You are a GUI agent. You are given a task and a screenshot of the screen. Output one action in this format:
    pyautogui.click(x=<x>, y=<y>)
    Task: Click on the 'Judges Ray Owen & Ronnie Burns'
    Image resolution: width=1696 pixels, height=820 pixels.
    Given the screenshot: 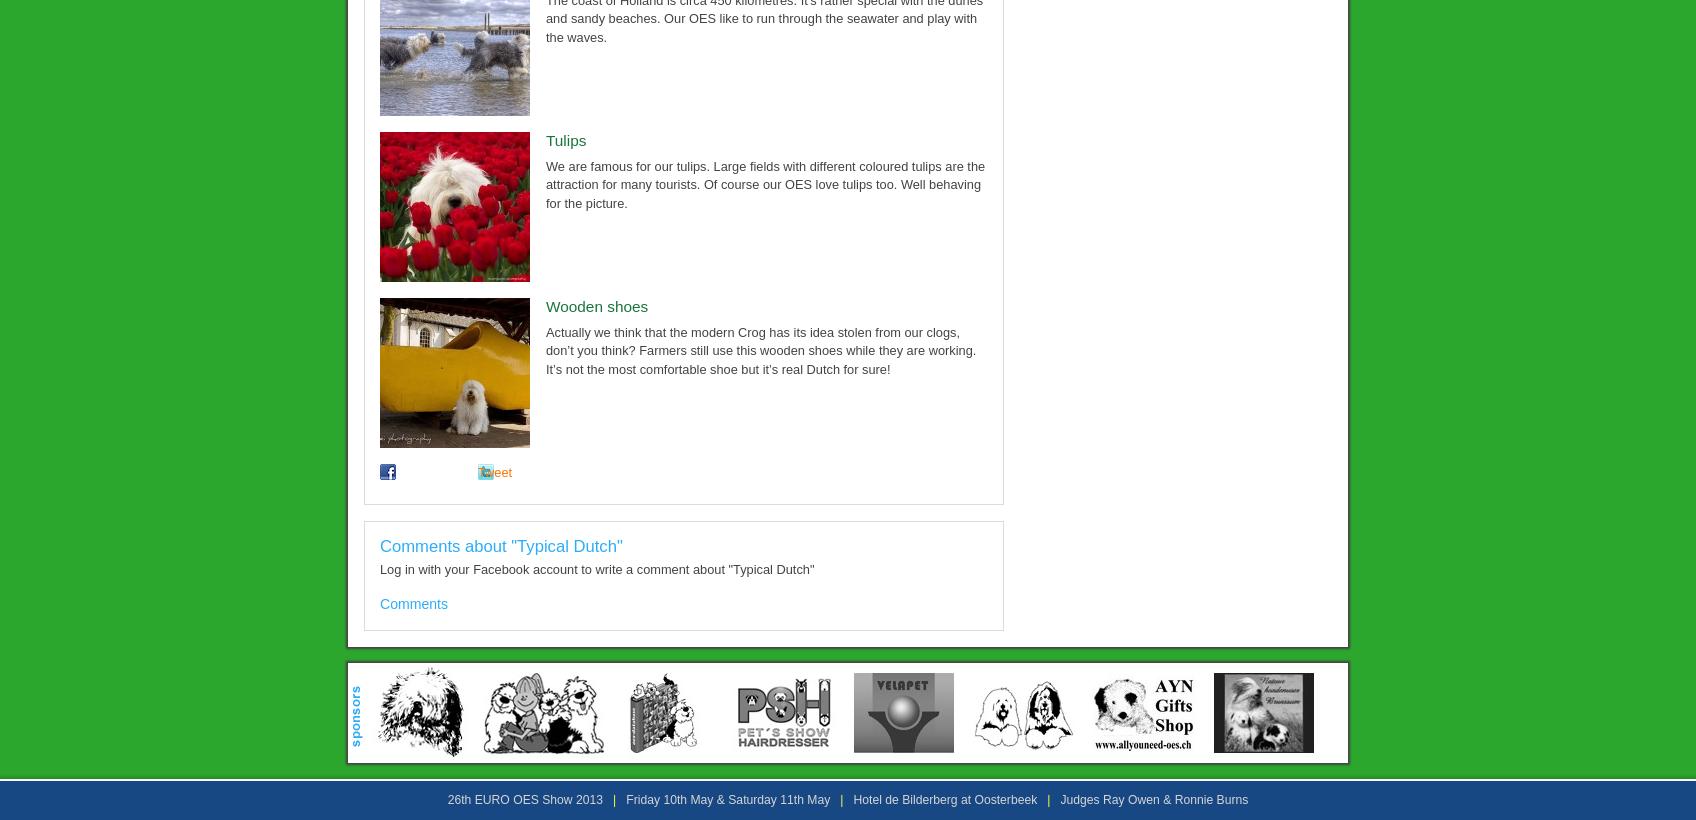 What is the action you would take?
    pyautogui.click(x=1153, y=799)
    